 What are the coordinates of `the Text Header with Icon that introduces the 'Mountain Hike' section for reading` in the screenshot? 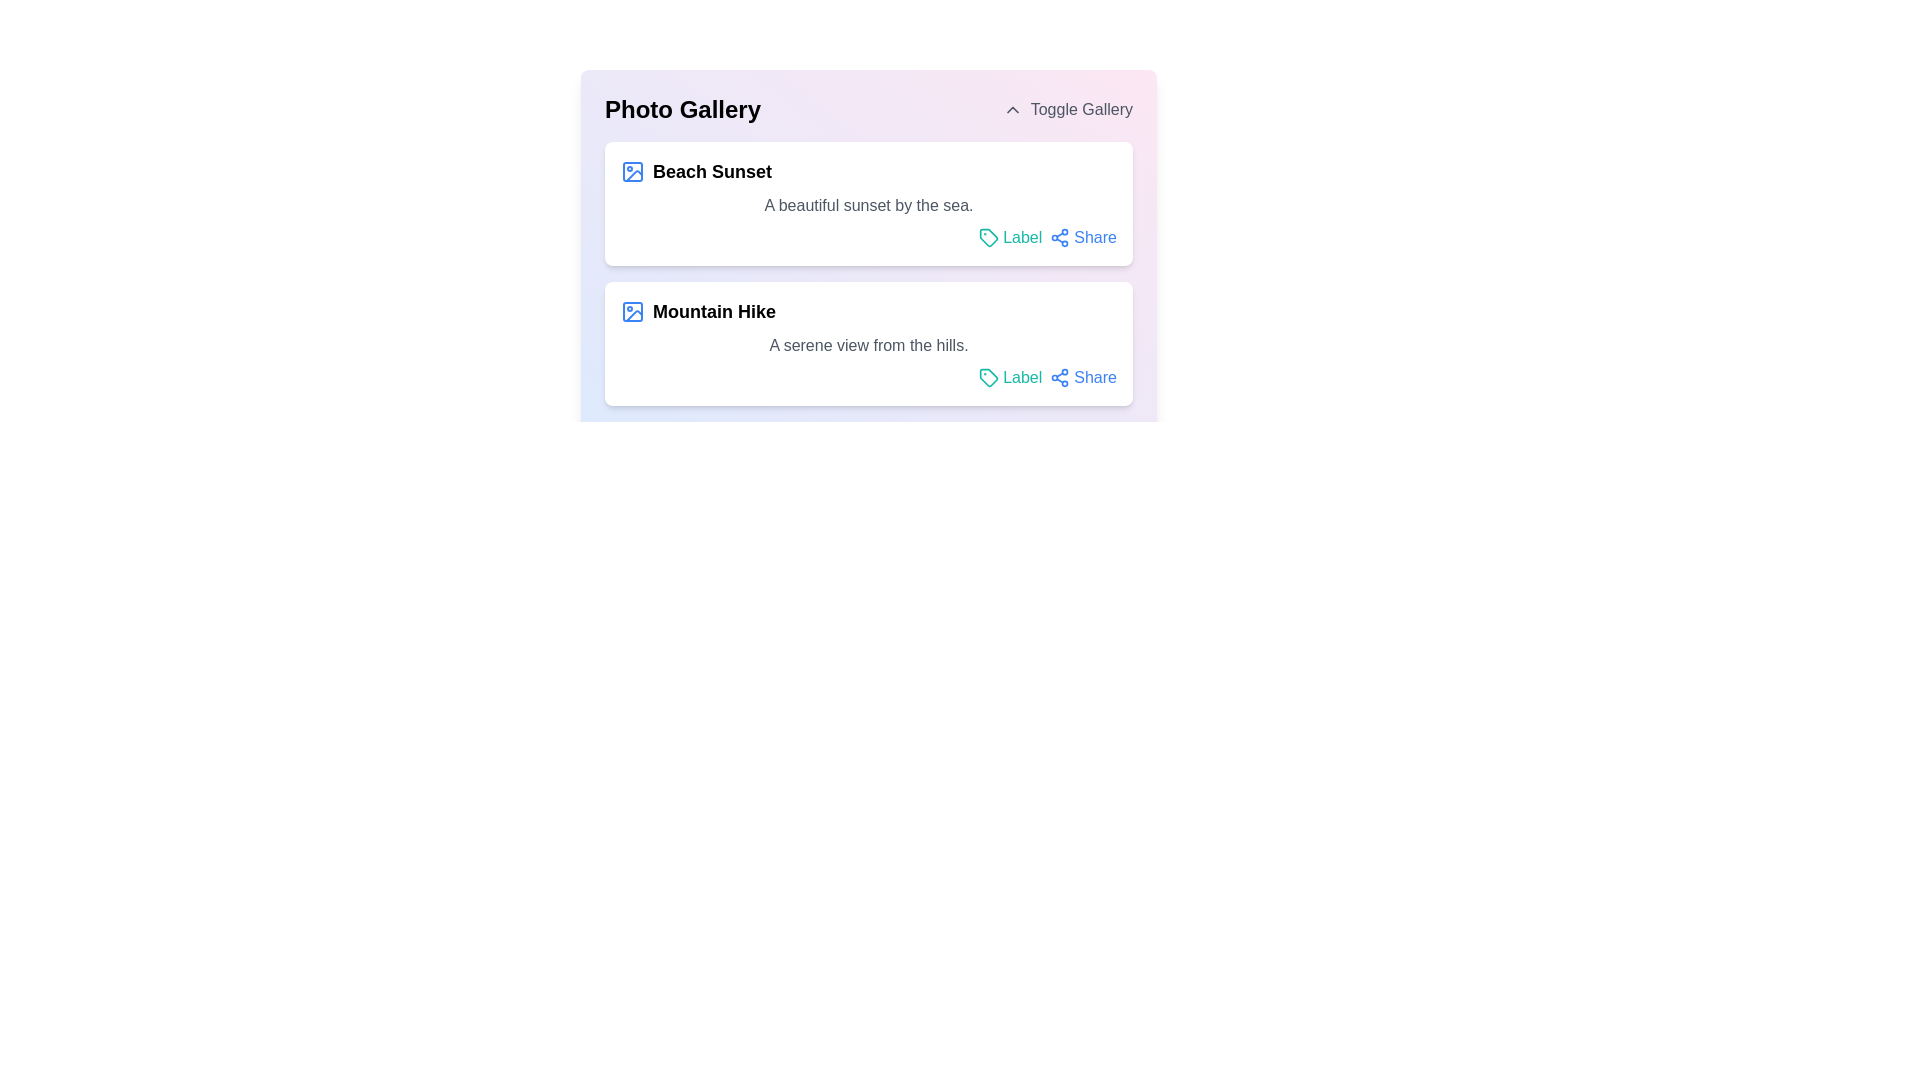 It's located at (868, 312).